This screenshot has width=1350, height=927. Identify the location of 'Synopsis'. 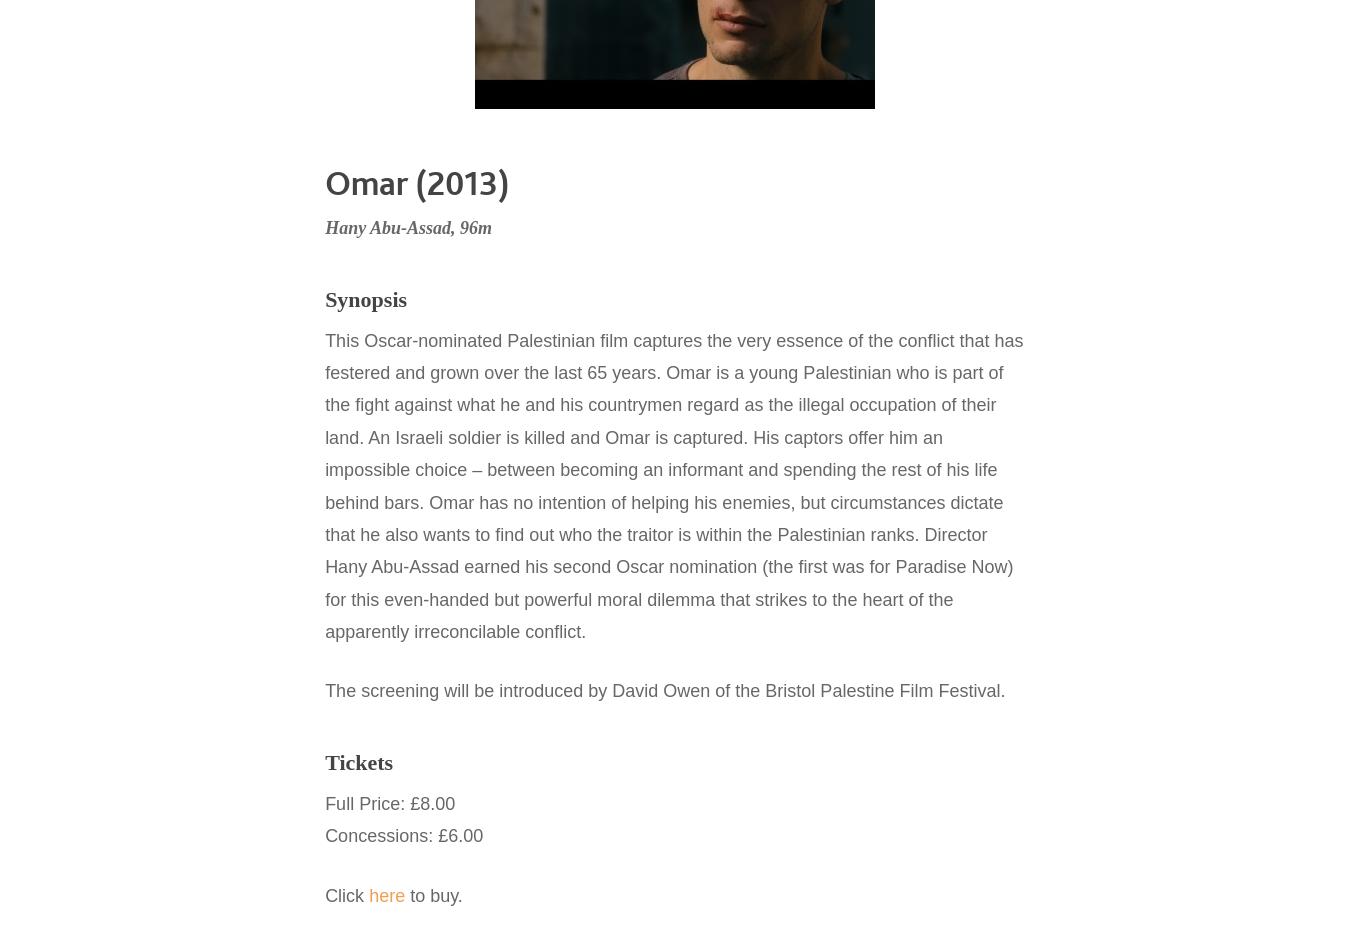
(365, 298).